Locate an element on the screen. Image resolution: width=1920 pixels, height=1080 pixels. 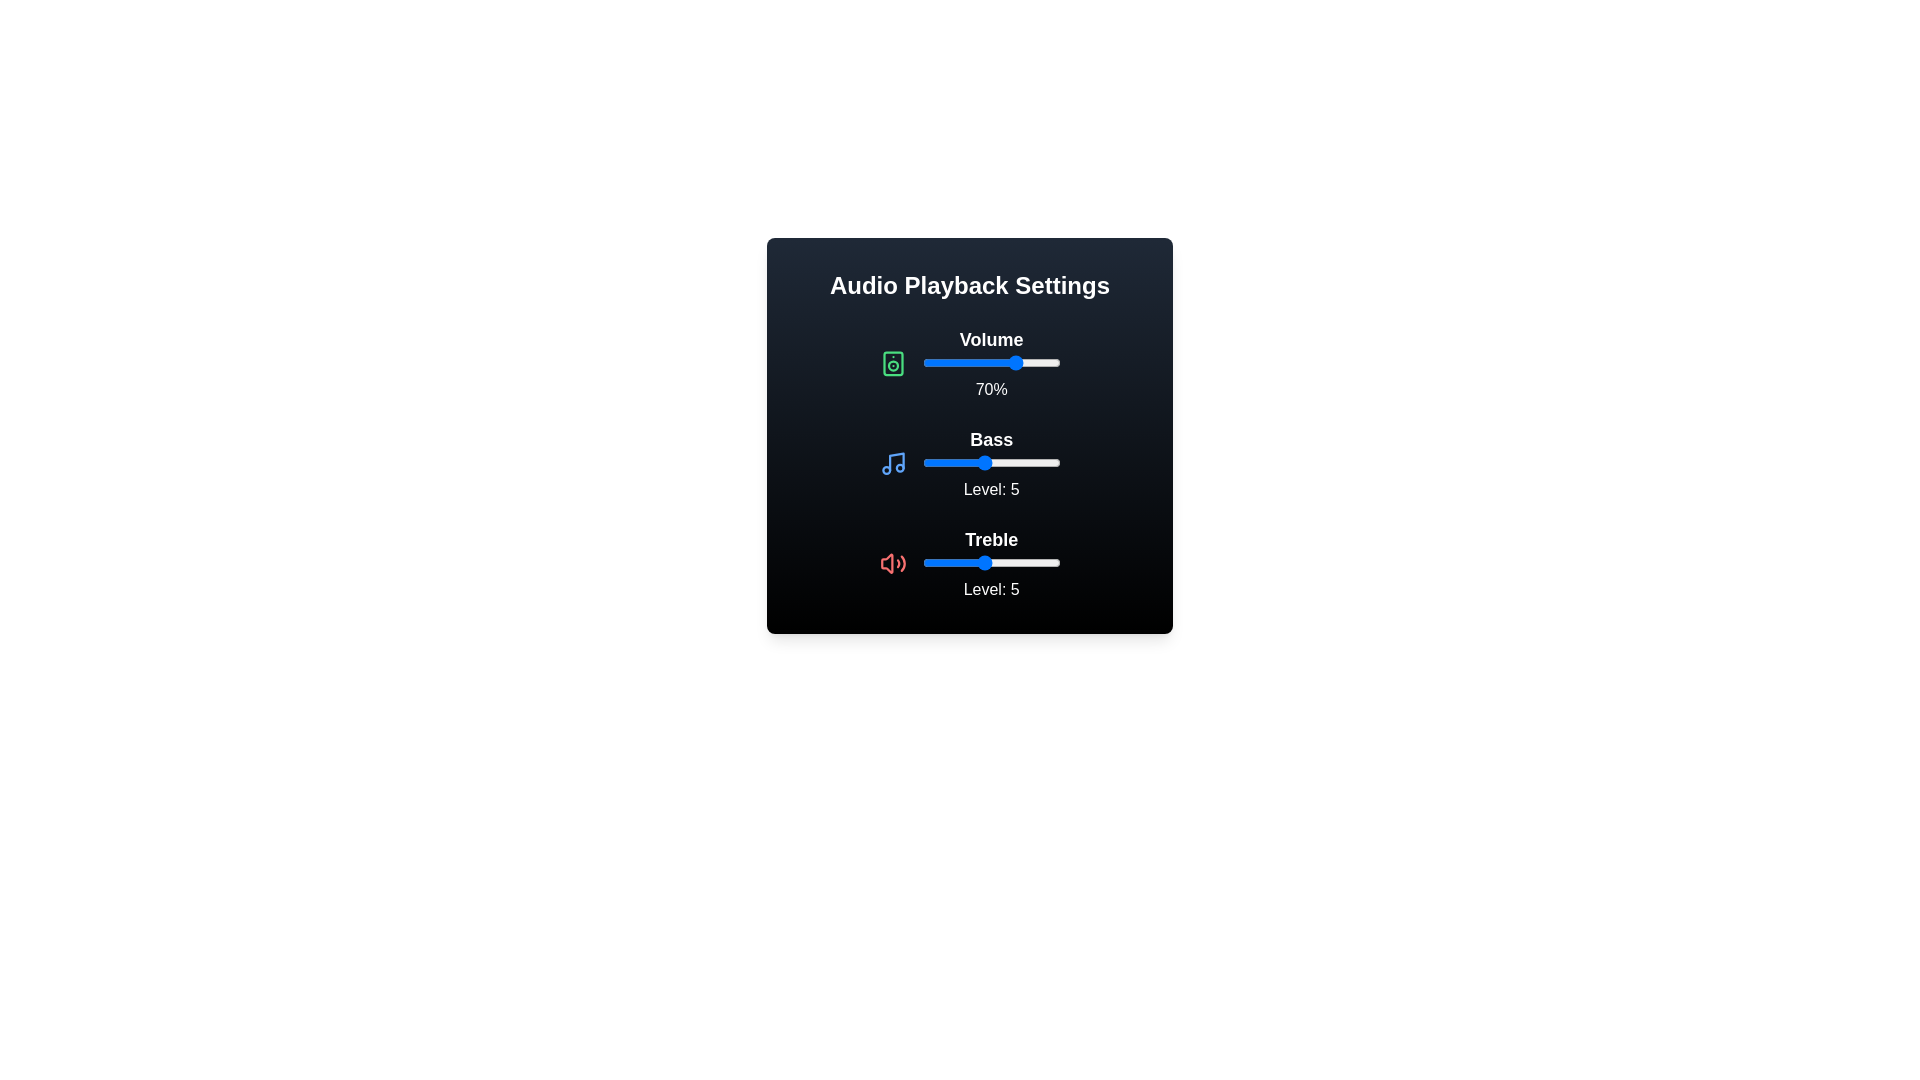
treble level is located at coordinates (937, 563).